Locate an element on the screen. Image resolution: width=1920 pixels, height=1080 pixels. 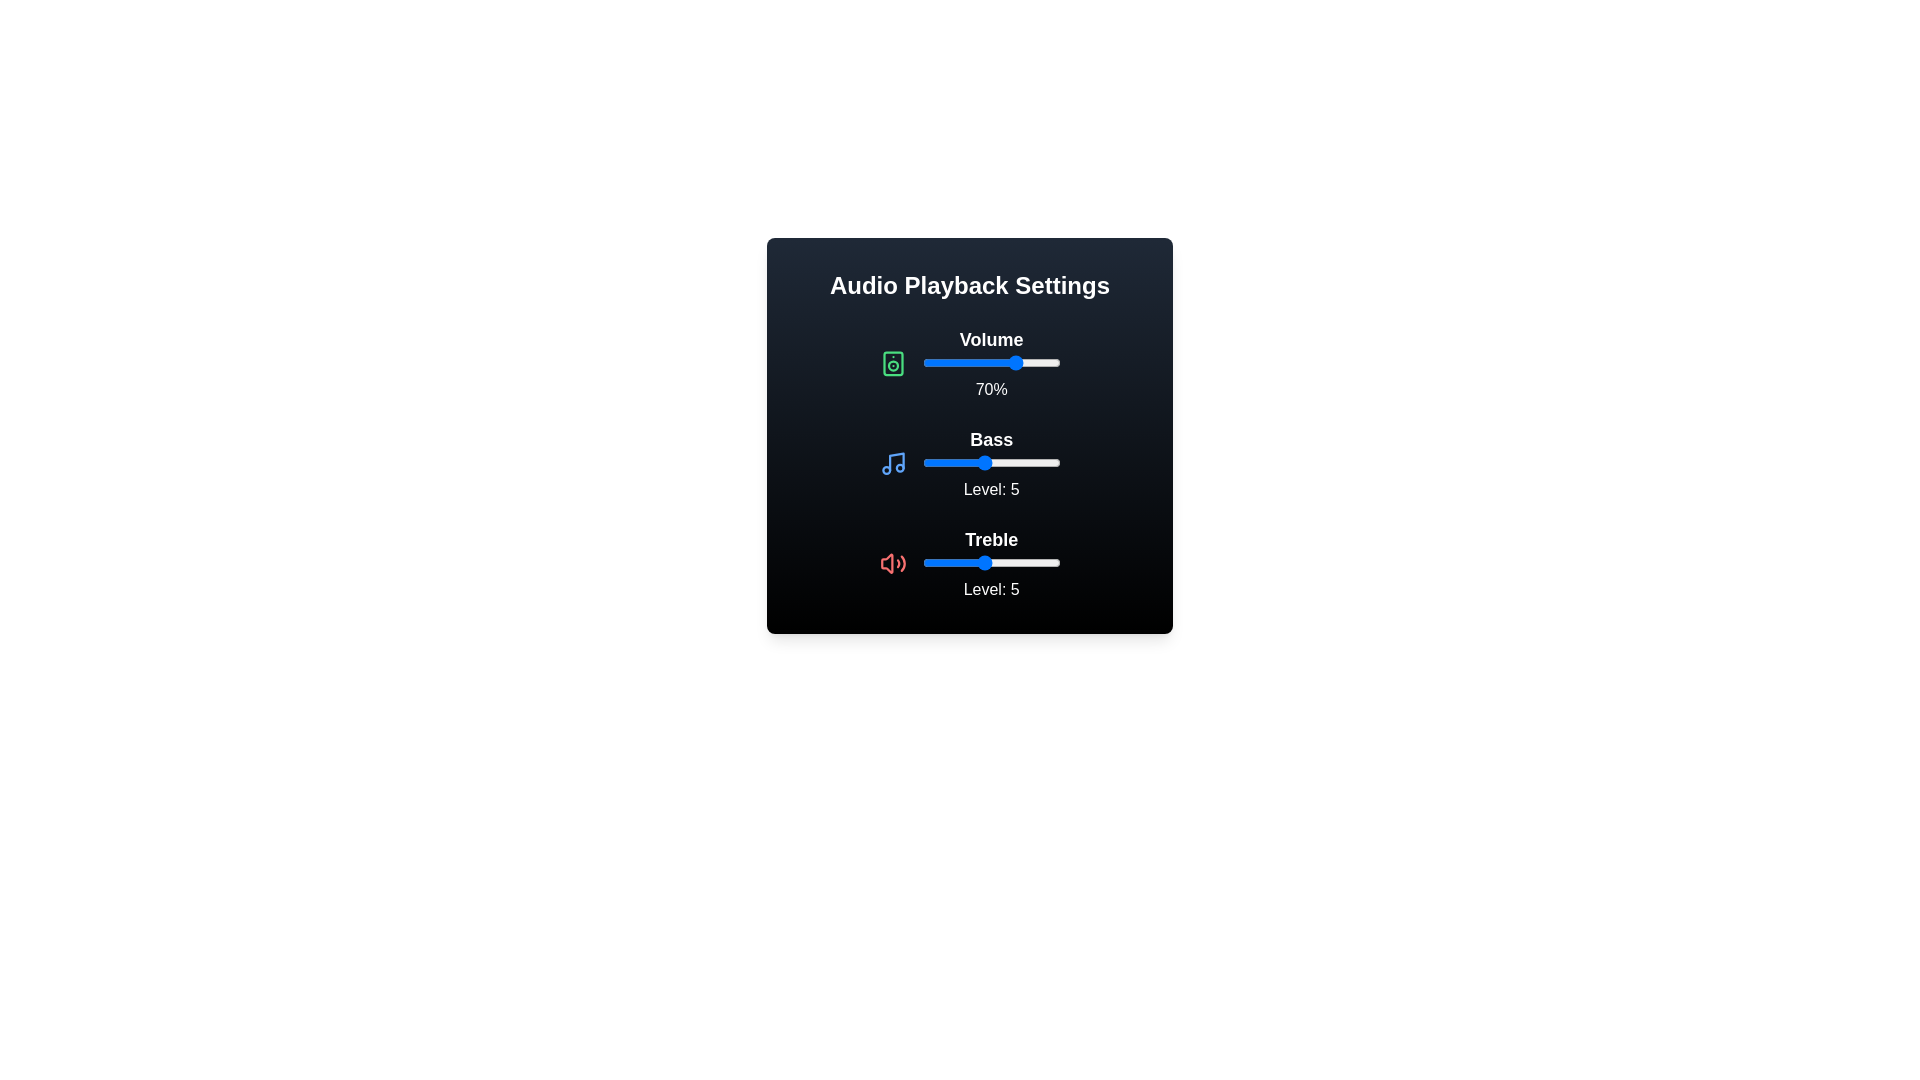
treble level is located at coordinates (937, 563).